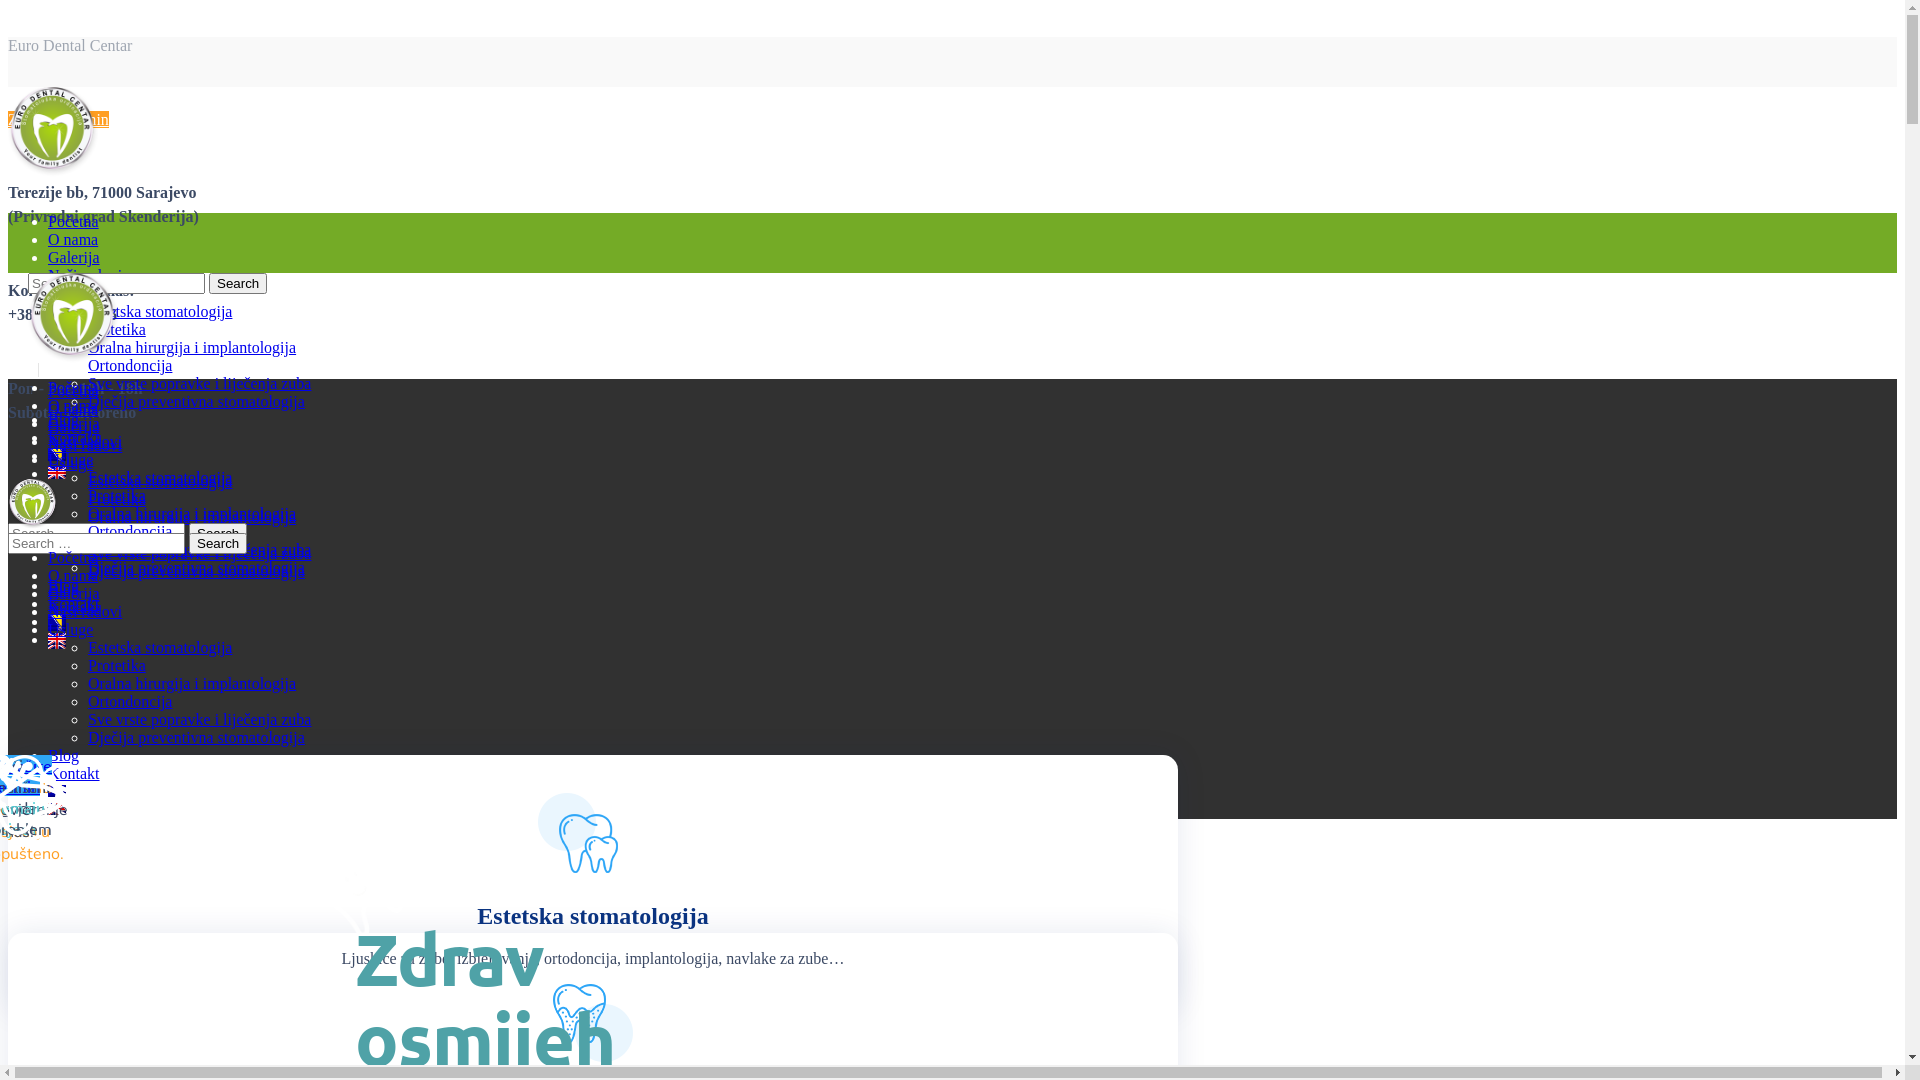 Image resolution: width=1920 pixels, height=1080 pixels. What do you see at coordinates (72, 238) in the screenshot?
I see `'O nama'` at bounding box center [72, 238].